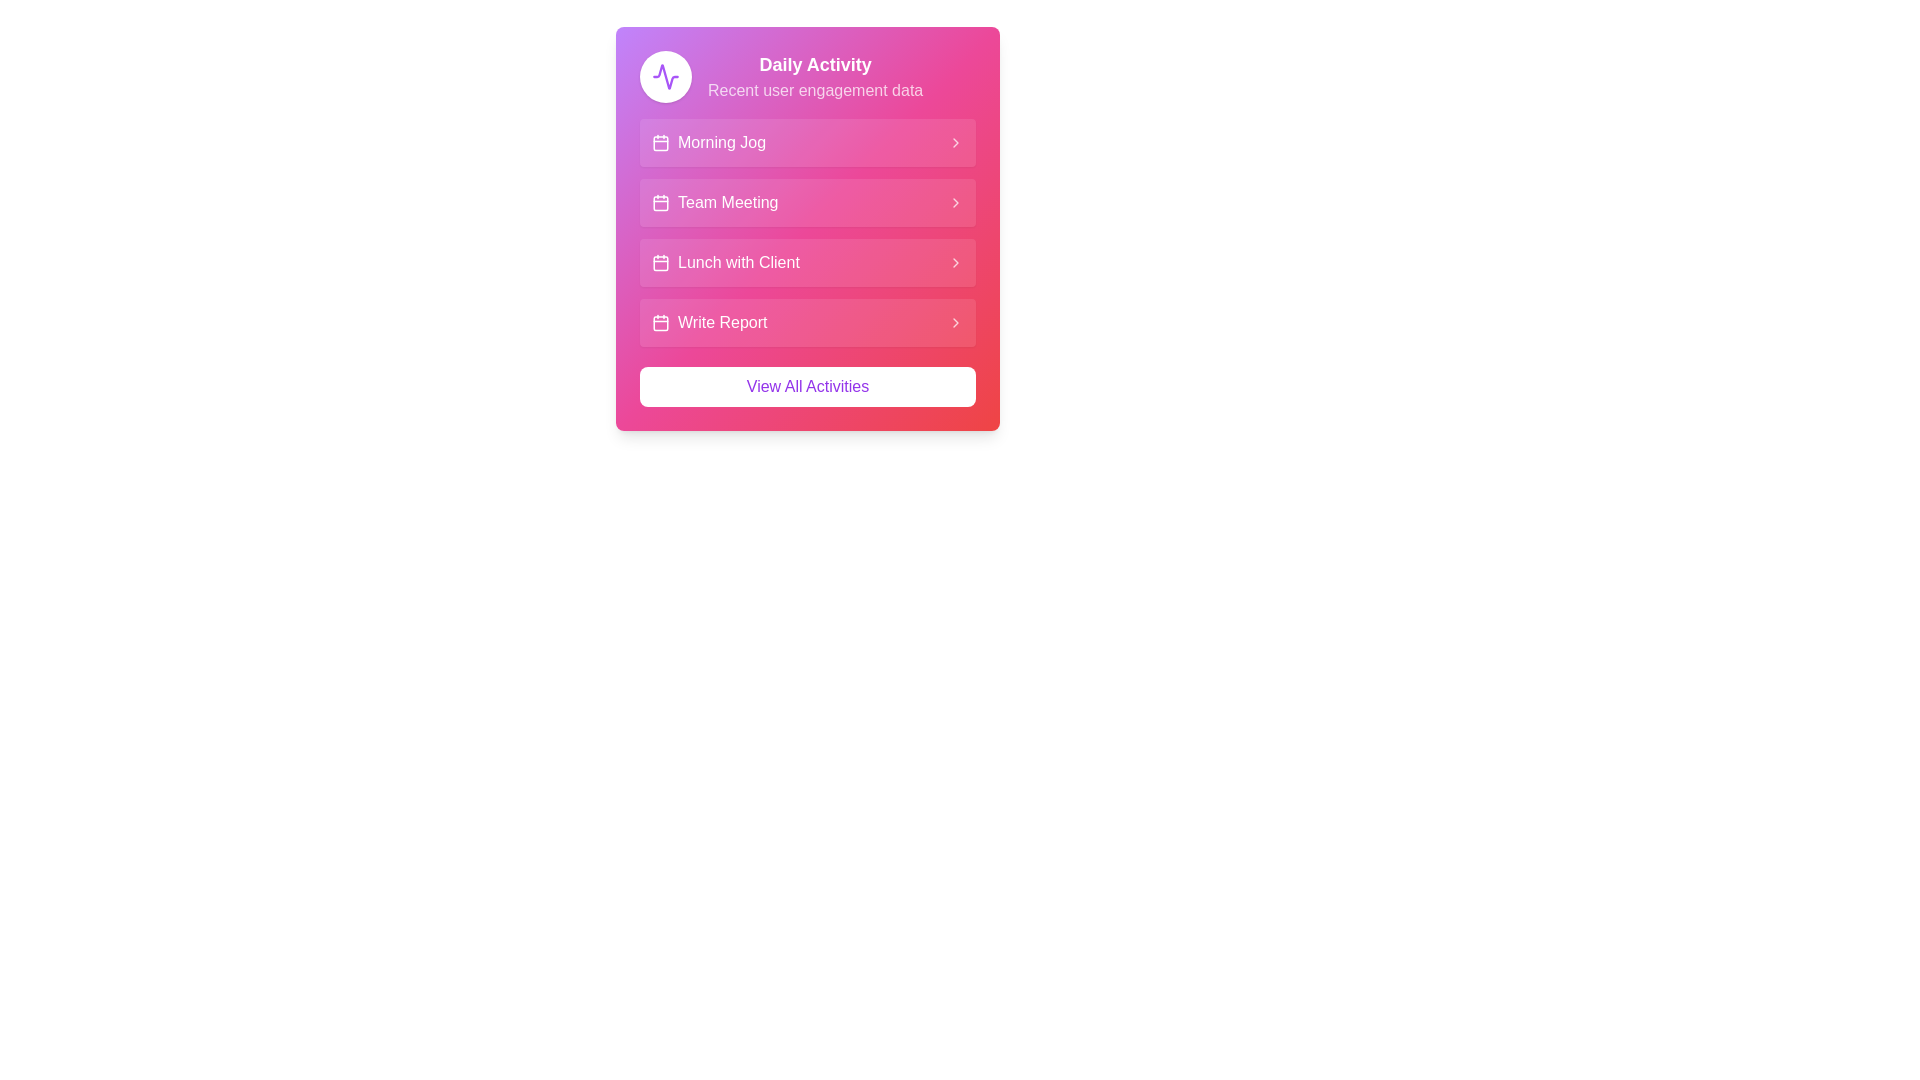 Image resolution: width=1920 pixels, height=1080 pixels. What do you see at coordinates (661, 141) in the screenshot?
I see `the calendar icon, which is styled in white and positioned to the left of the text 'Morning Jog' in the 'Daily Activity' list` at bounding box center [661, 141].